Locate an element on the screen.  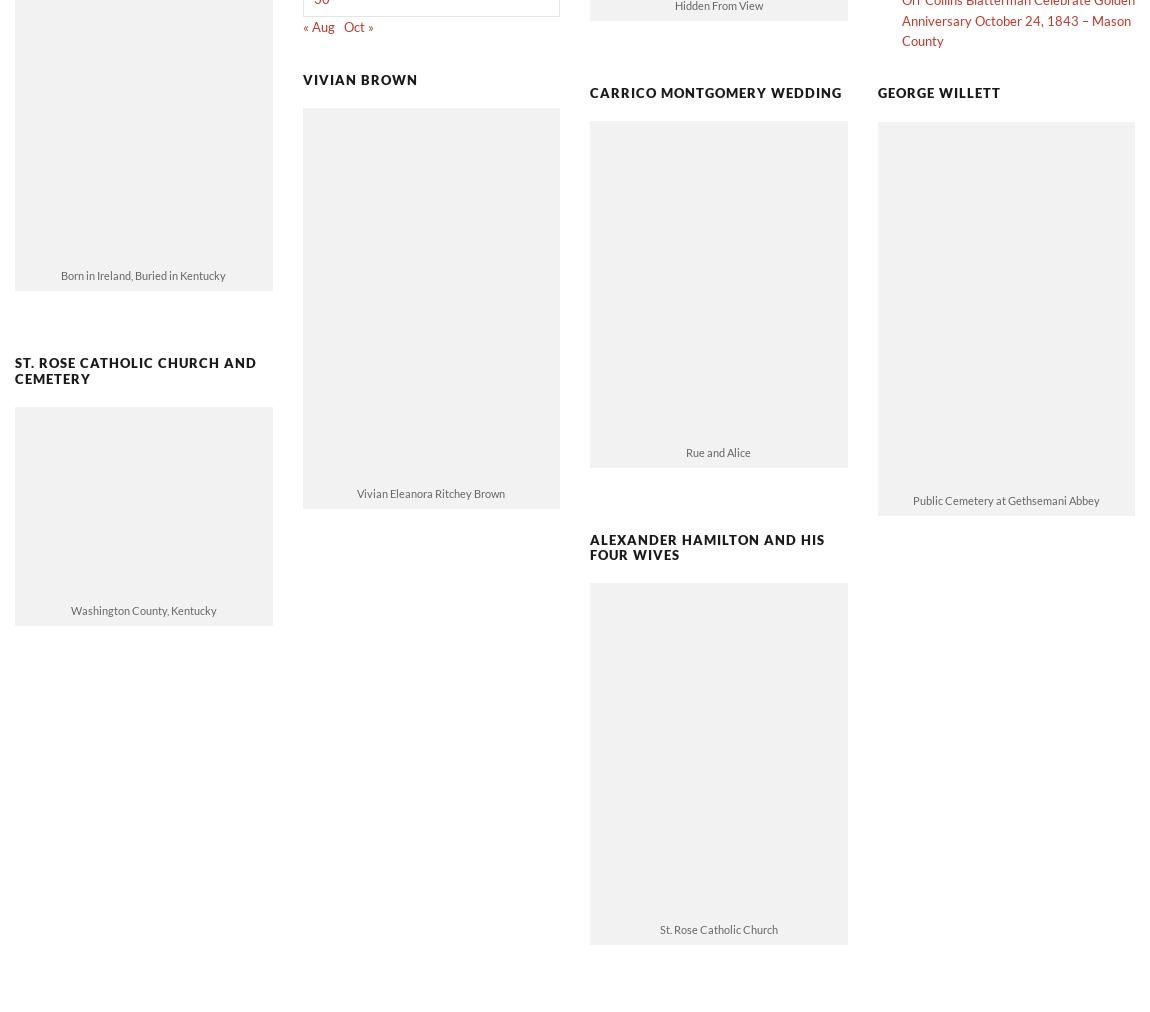
'Carrico Montgomery Wedding' is located at coordinates (588, 57).